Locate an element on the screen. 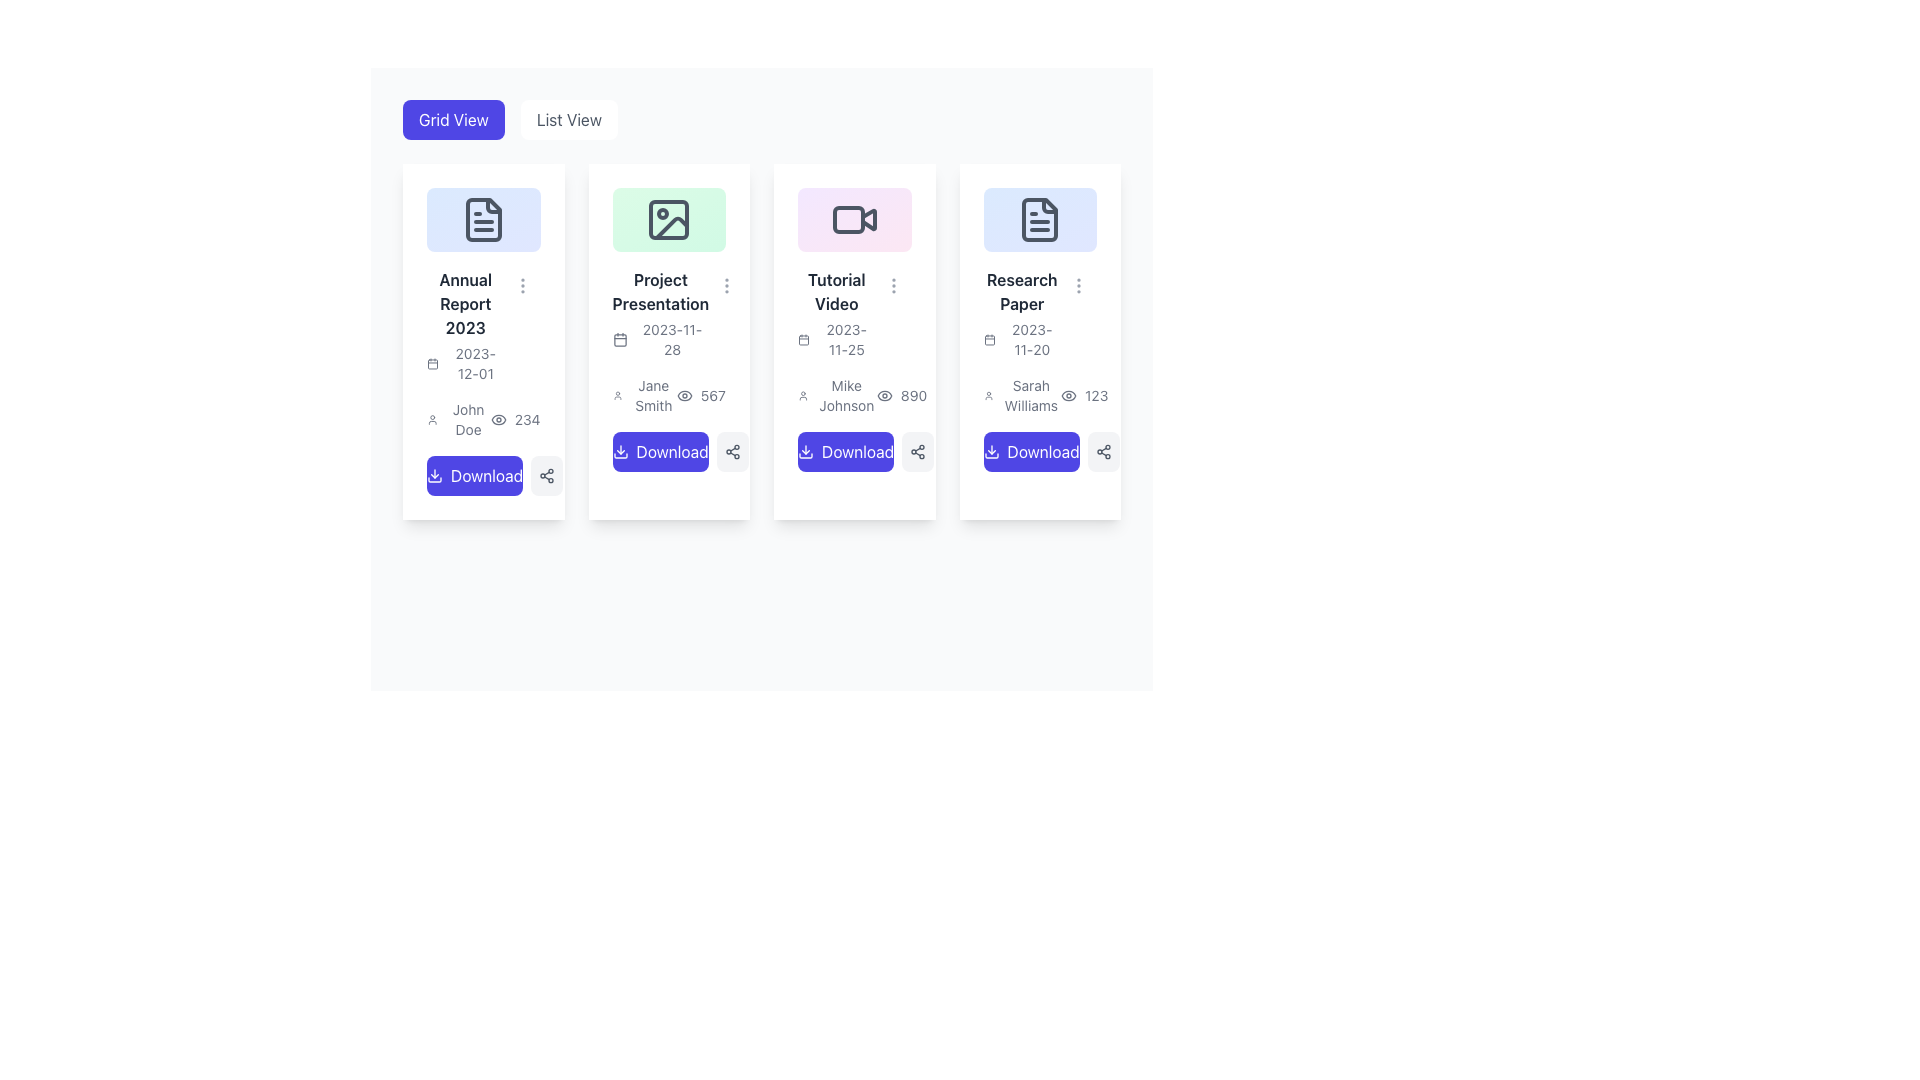 The image size is (1920, 1080). the icon representing tutorial video content located at the top center of the 'Tutorial Video' card, which is the third card in a row of four cards is located at coordinates (854, 219).